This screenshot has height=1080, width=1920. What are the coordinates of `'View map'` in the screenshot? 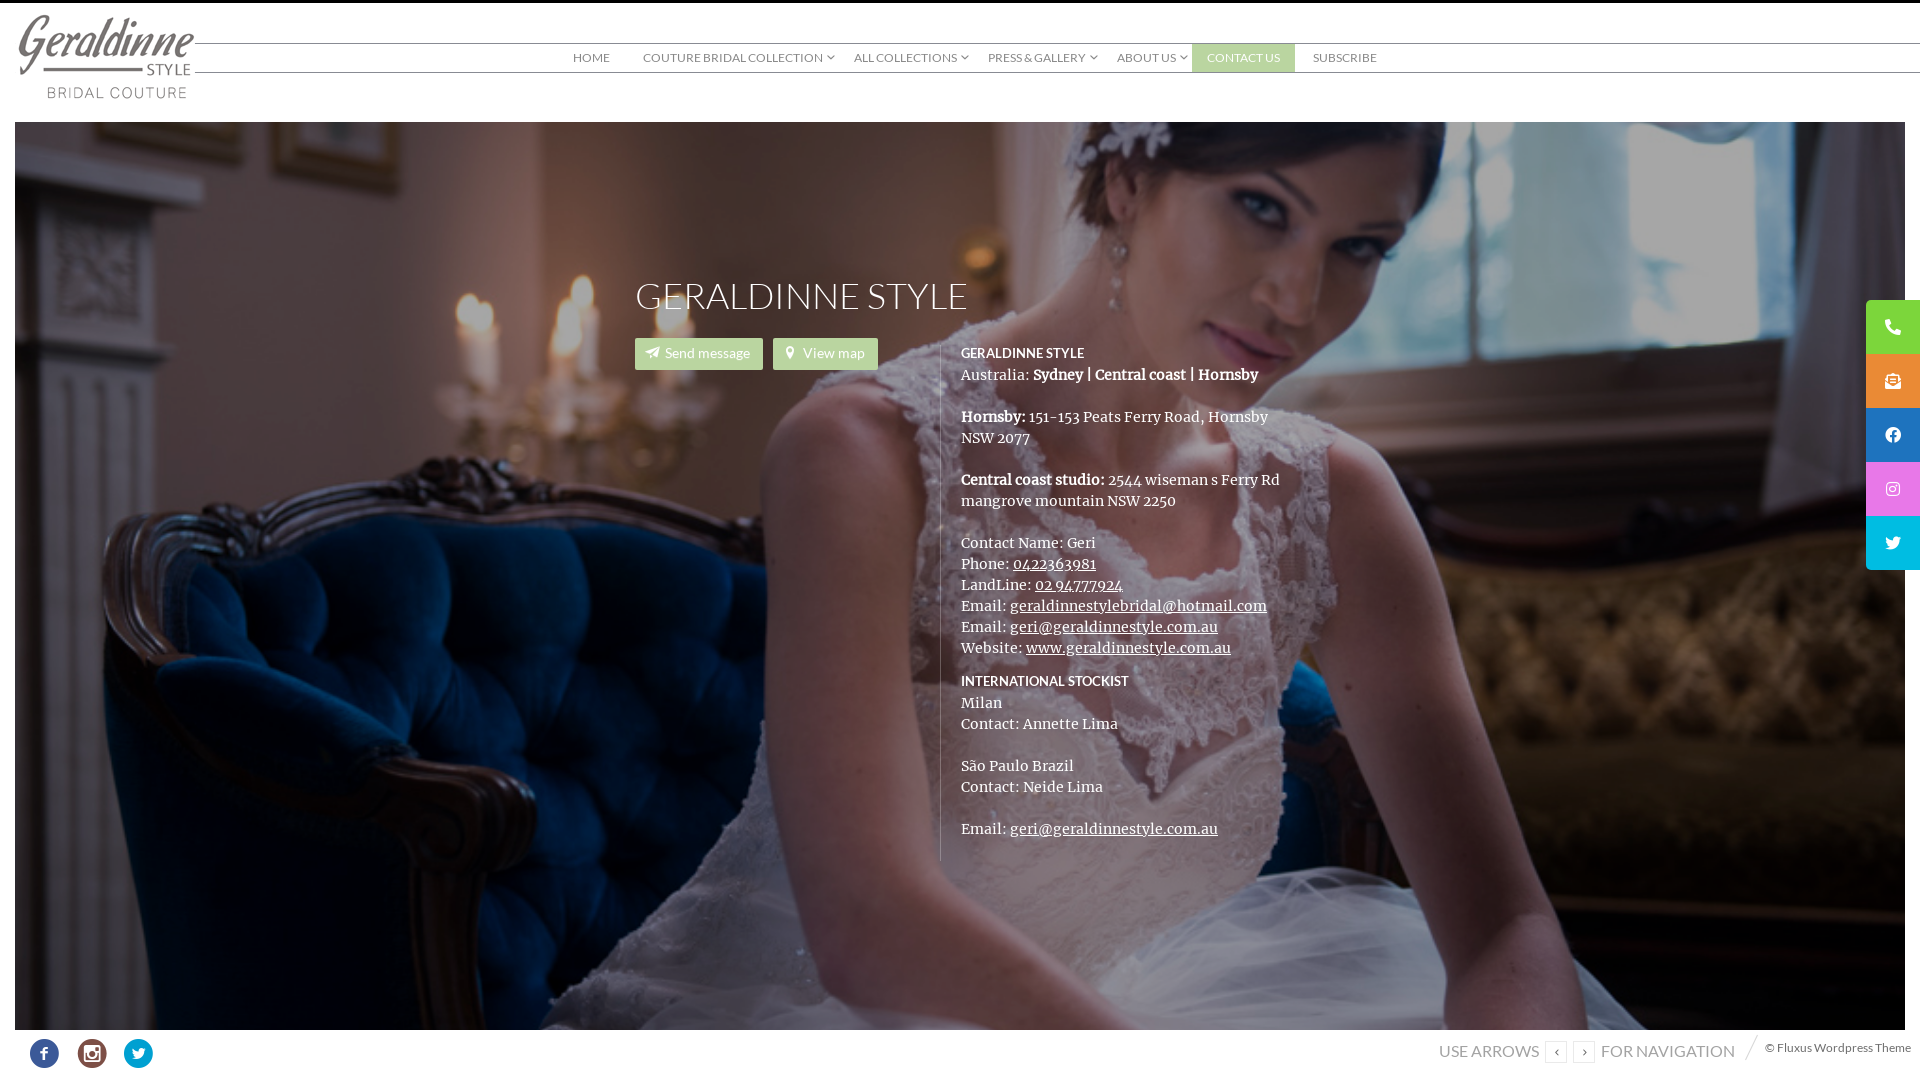 It's located at (825, 353).